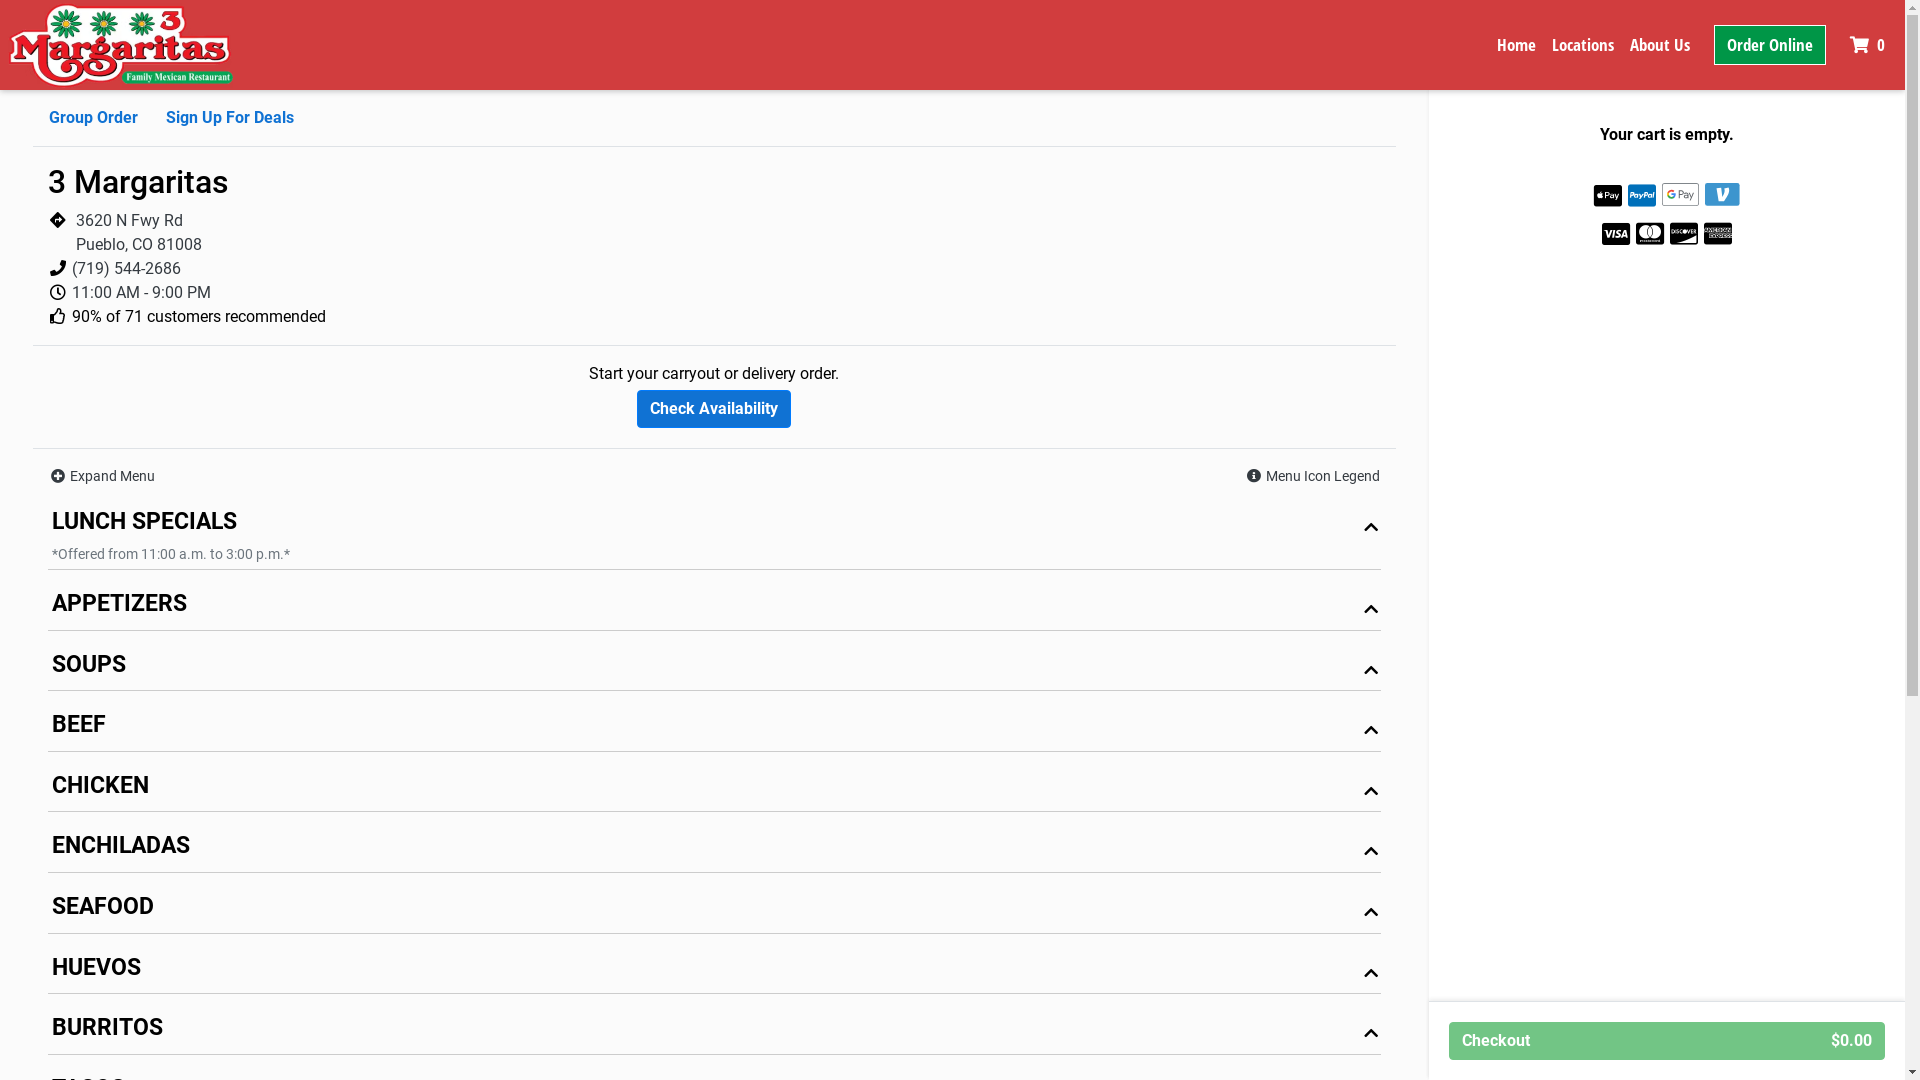 The image size is (1920, 1080). What do you see at coordinates (714, 1032) in the screenshot?
I see `'BURRITOS'` at bounding box center [714, 1032].